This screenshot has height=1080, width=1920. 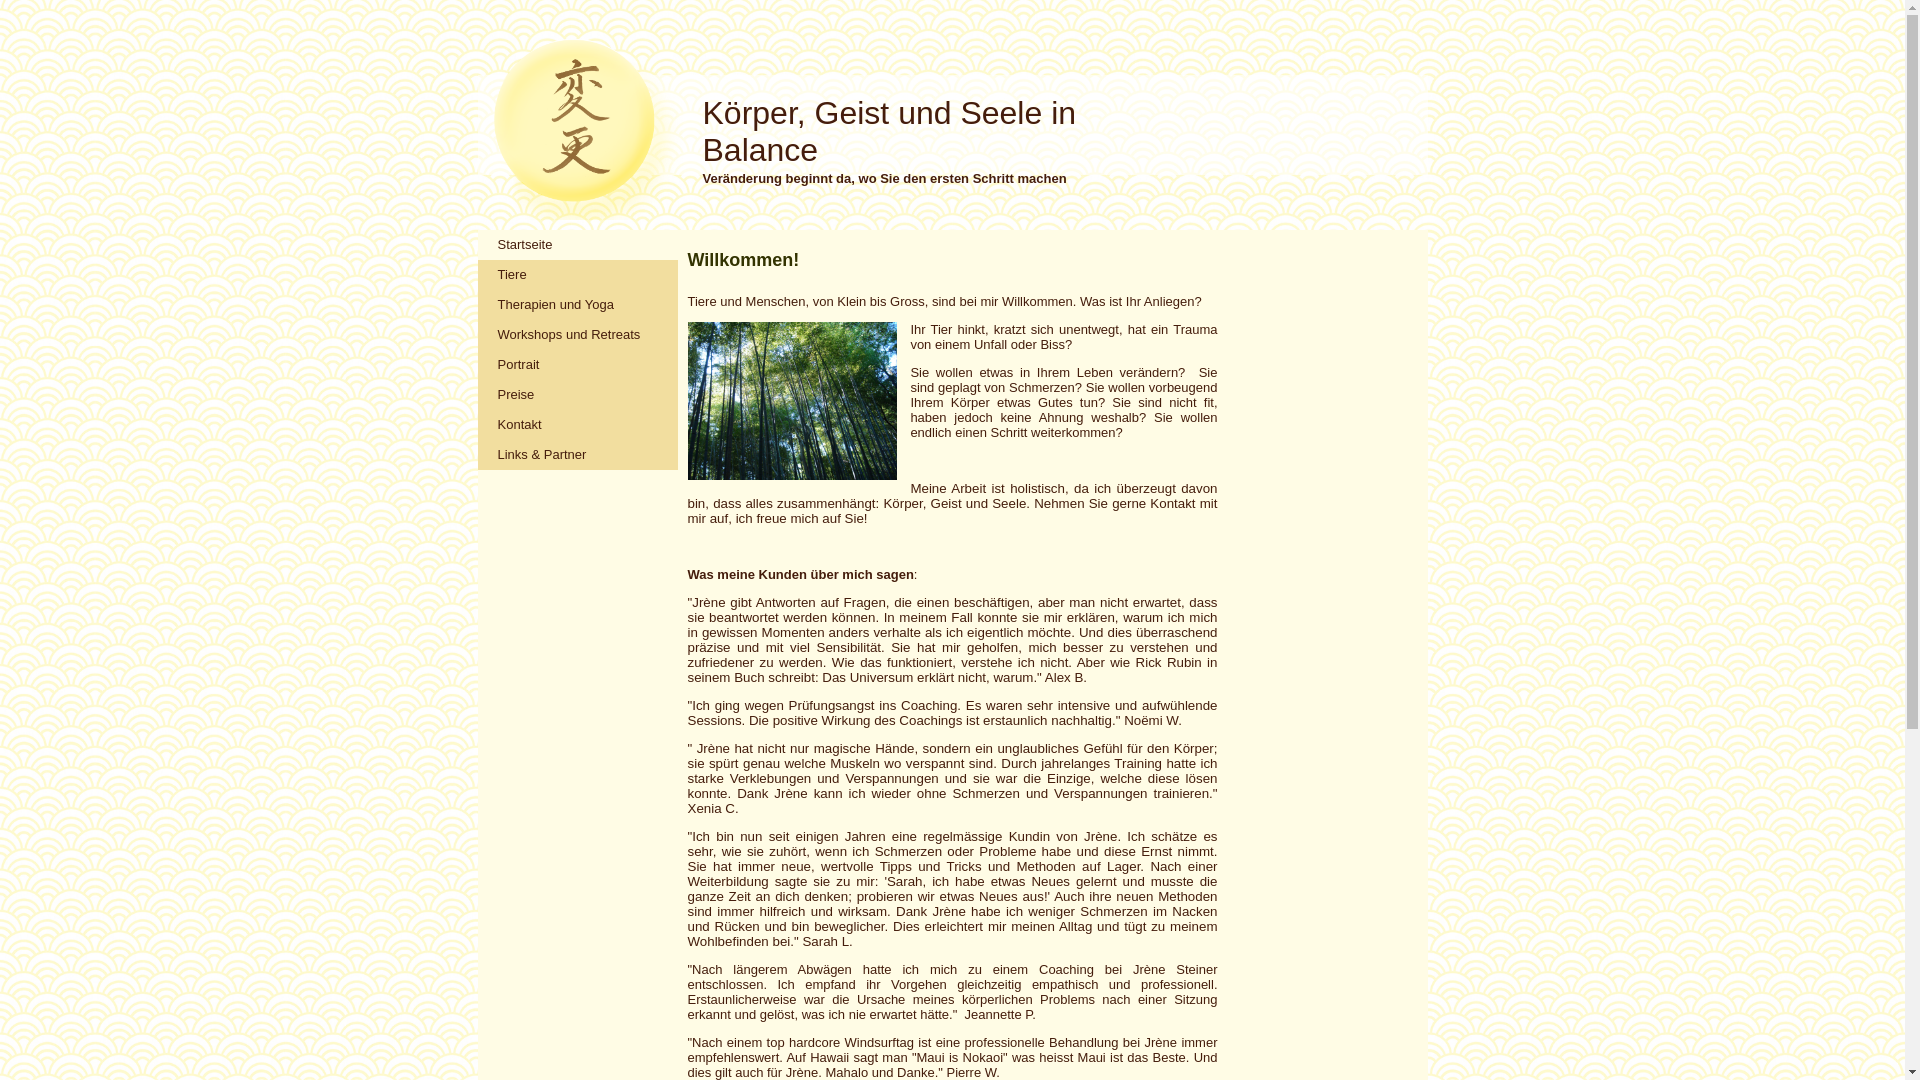 I want to click on 'Workshops und Retreats', so click(x=477, y=334).